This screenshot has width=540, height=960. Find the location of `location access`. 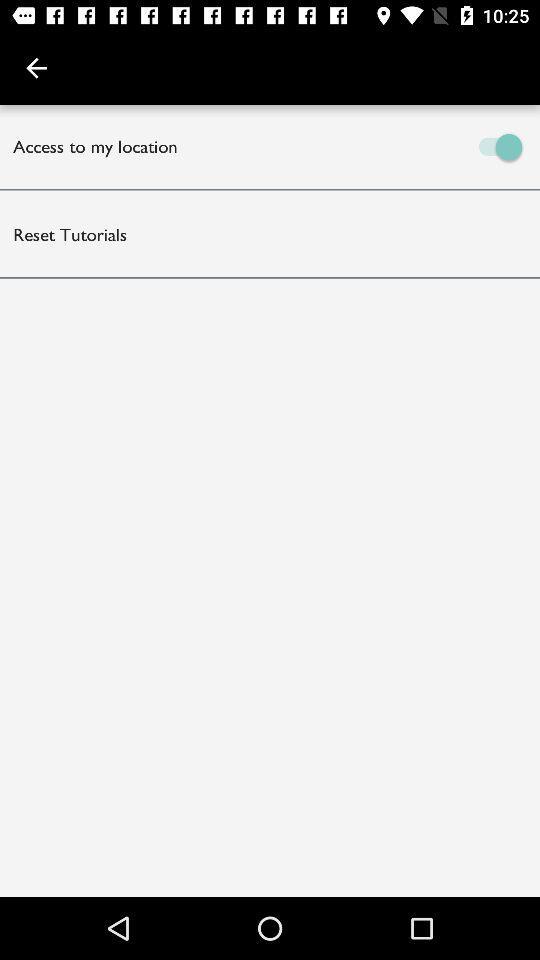

location access is located at coordinates (405, 145).